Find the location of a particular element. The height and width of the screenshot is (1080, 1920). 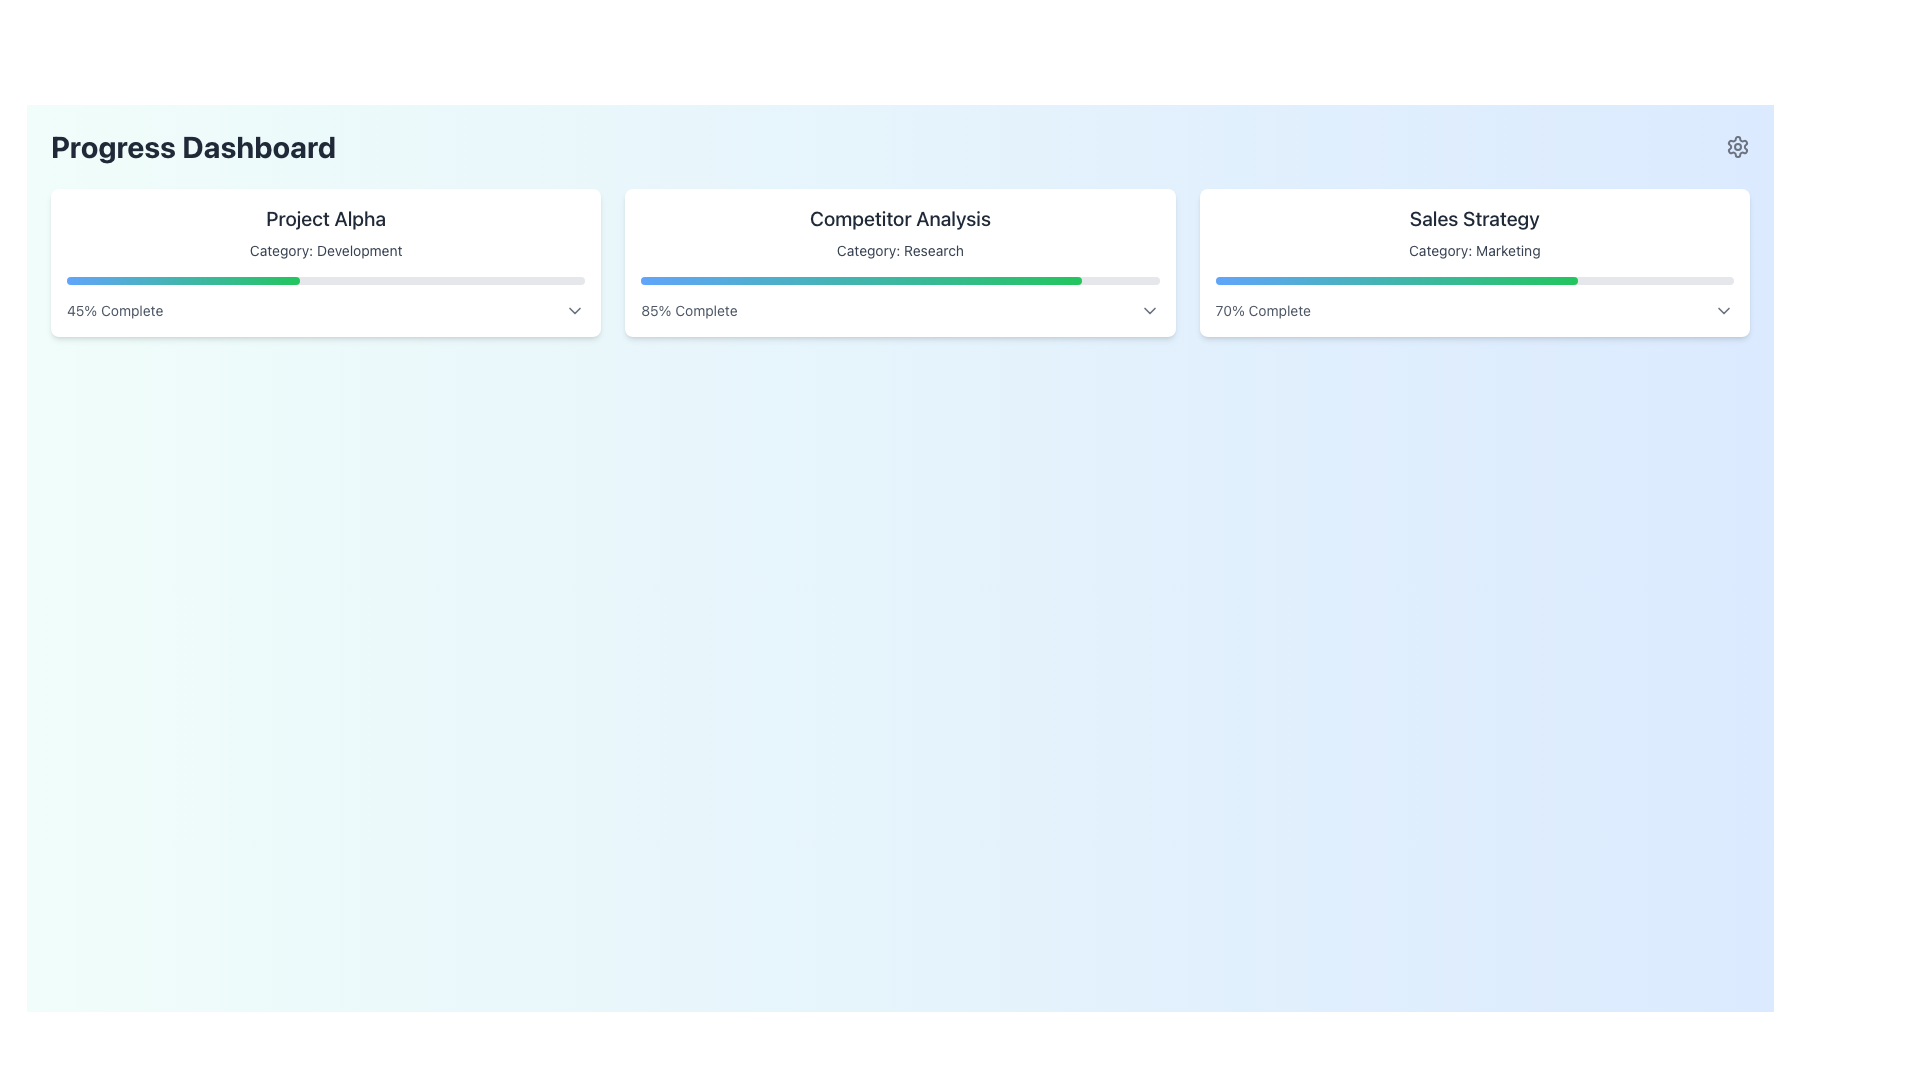

visual representation of the progress bar located under the 'Project Alpha' title, which is filled to 45% with a gradient from blue to green is located at coordinates (183, 281).